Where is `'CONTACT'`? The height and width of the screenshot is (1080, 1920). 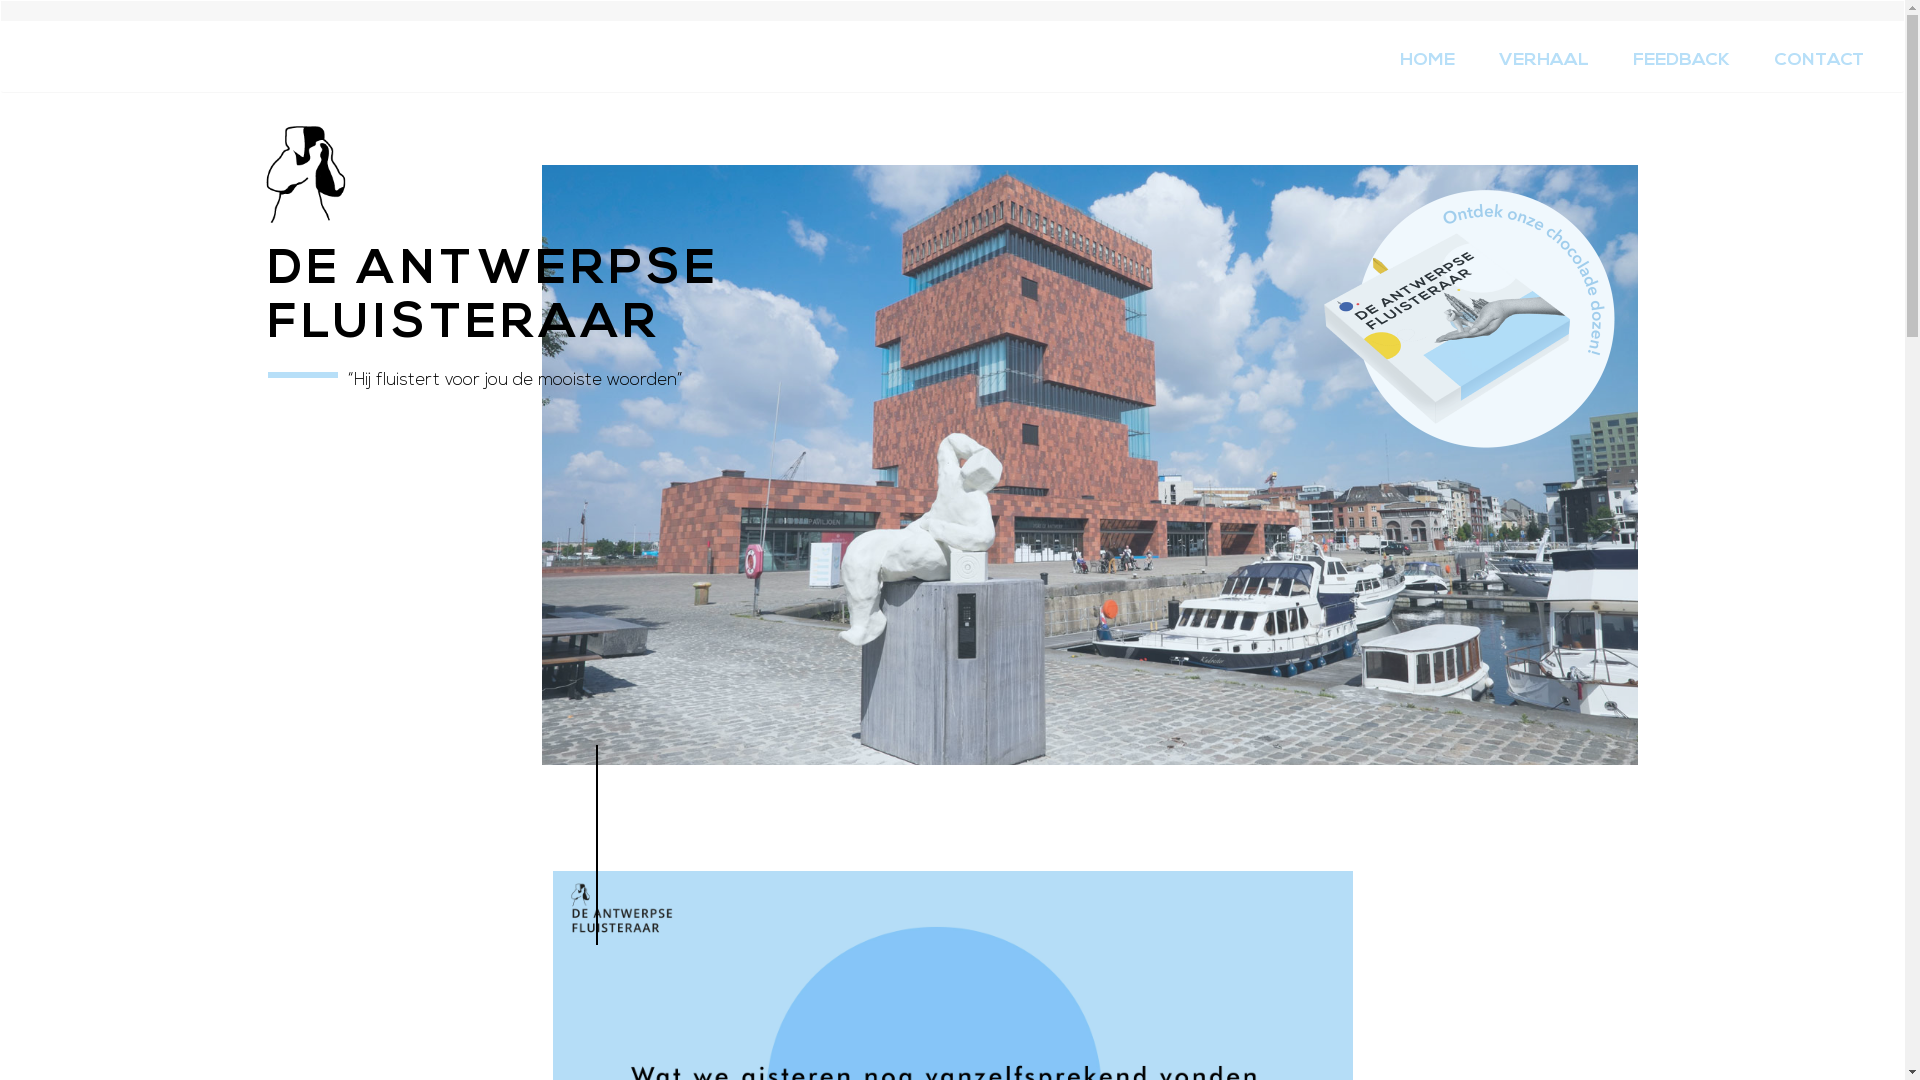 'CONTACT' is located at coordinates (1819, 60).